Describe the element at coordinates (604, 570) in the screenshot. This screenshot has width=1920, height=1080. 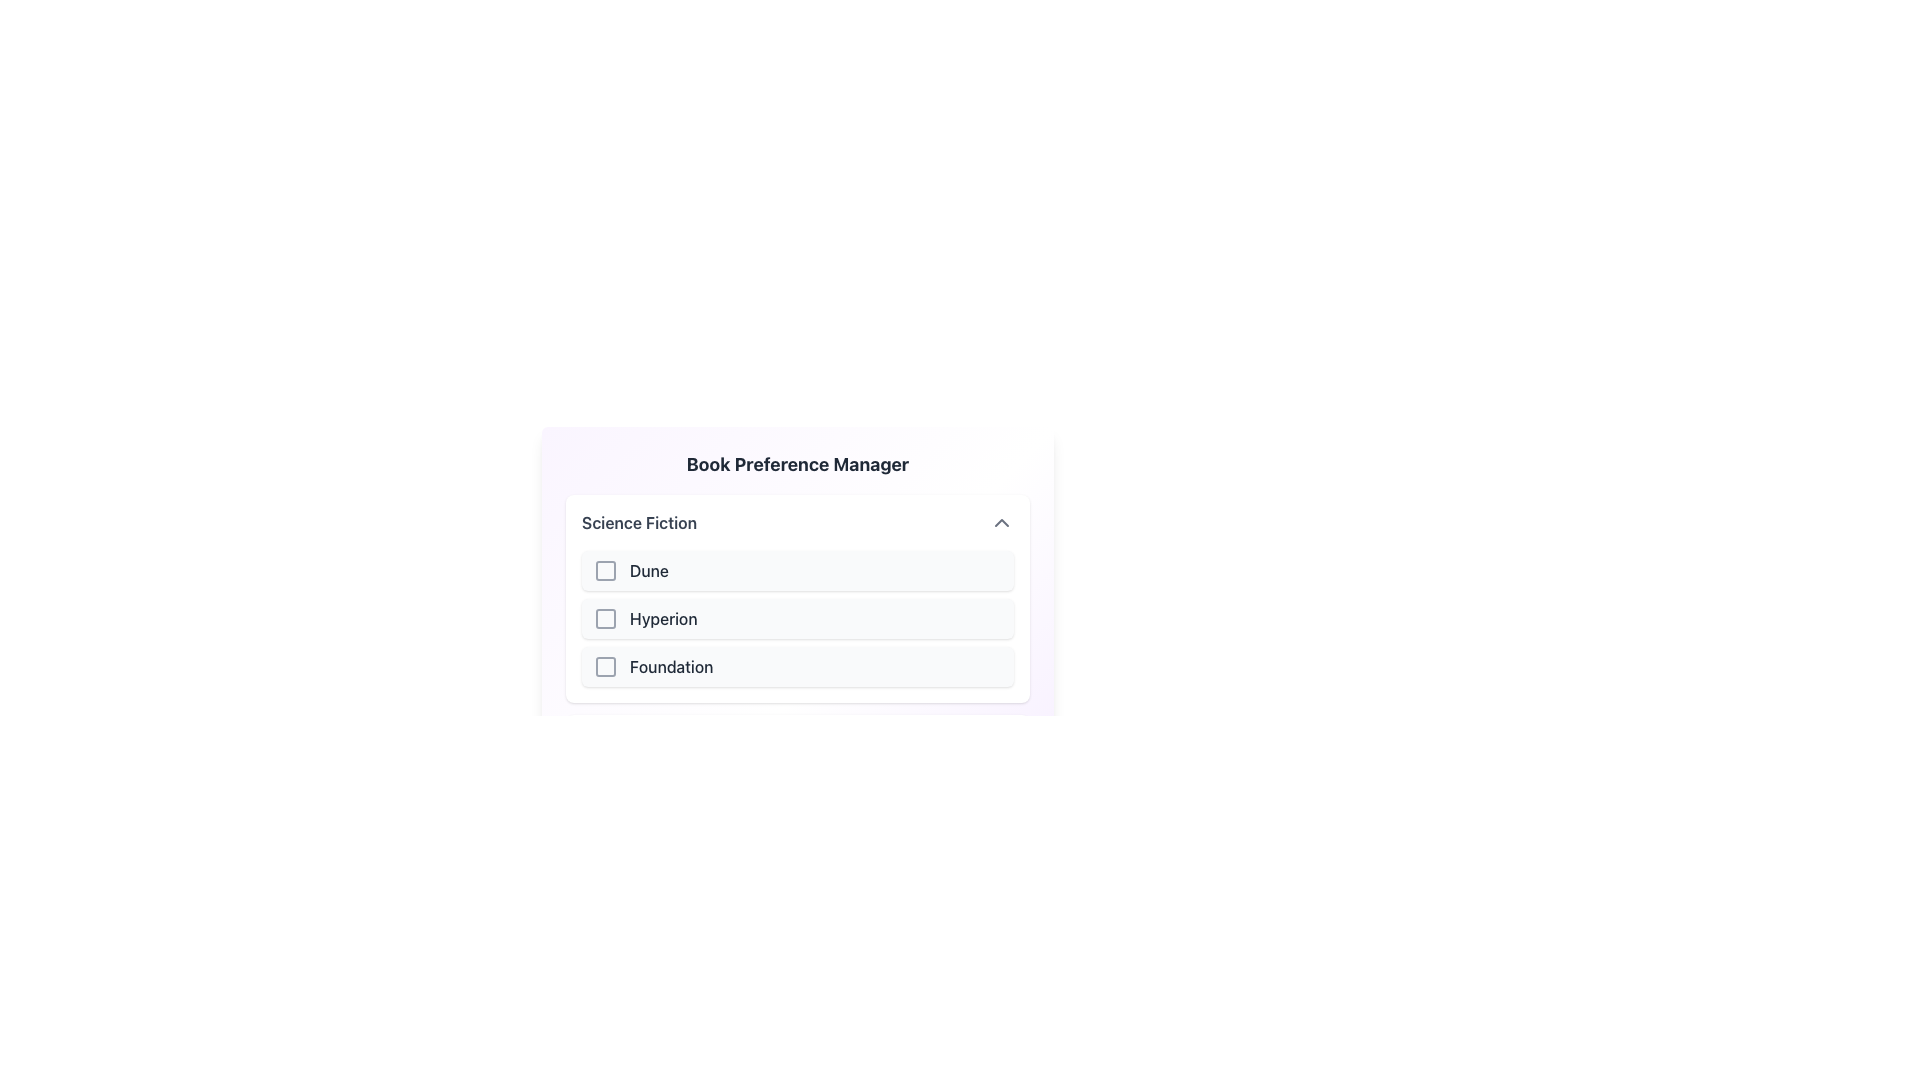
I see `the square checkbox icon with a gray border, located to the left of the text label 'Dune' in the vertical list, to potentially display more information` at that location.